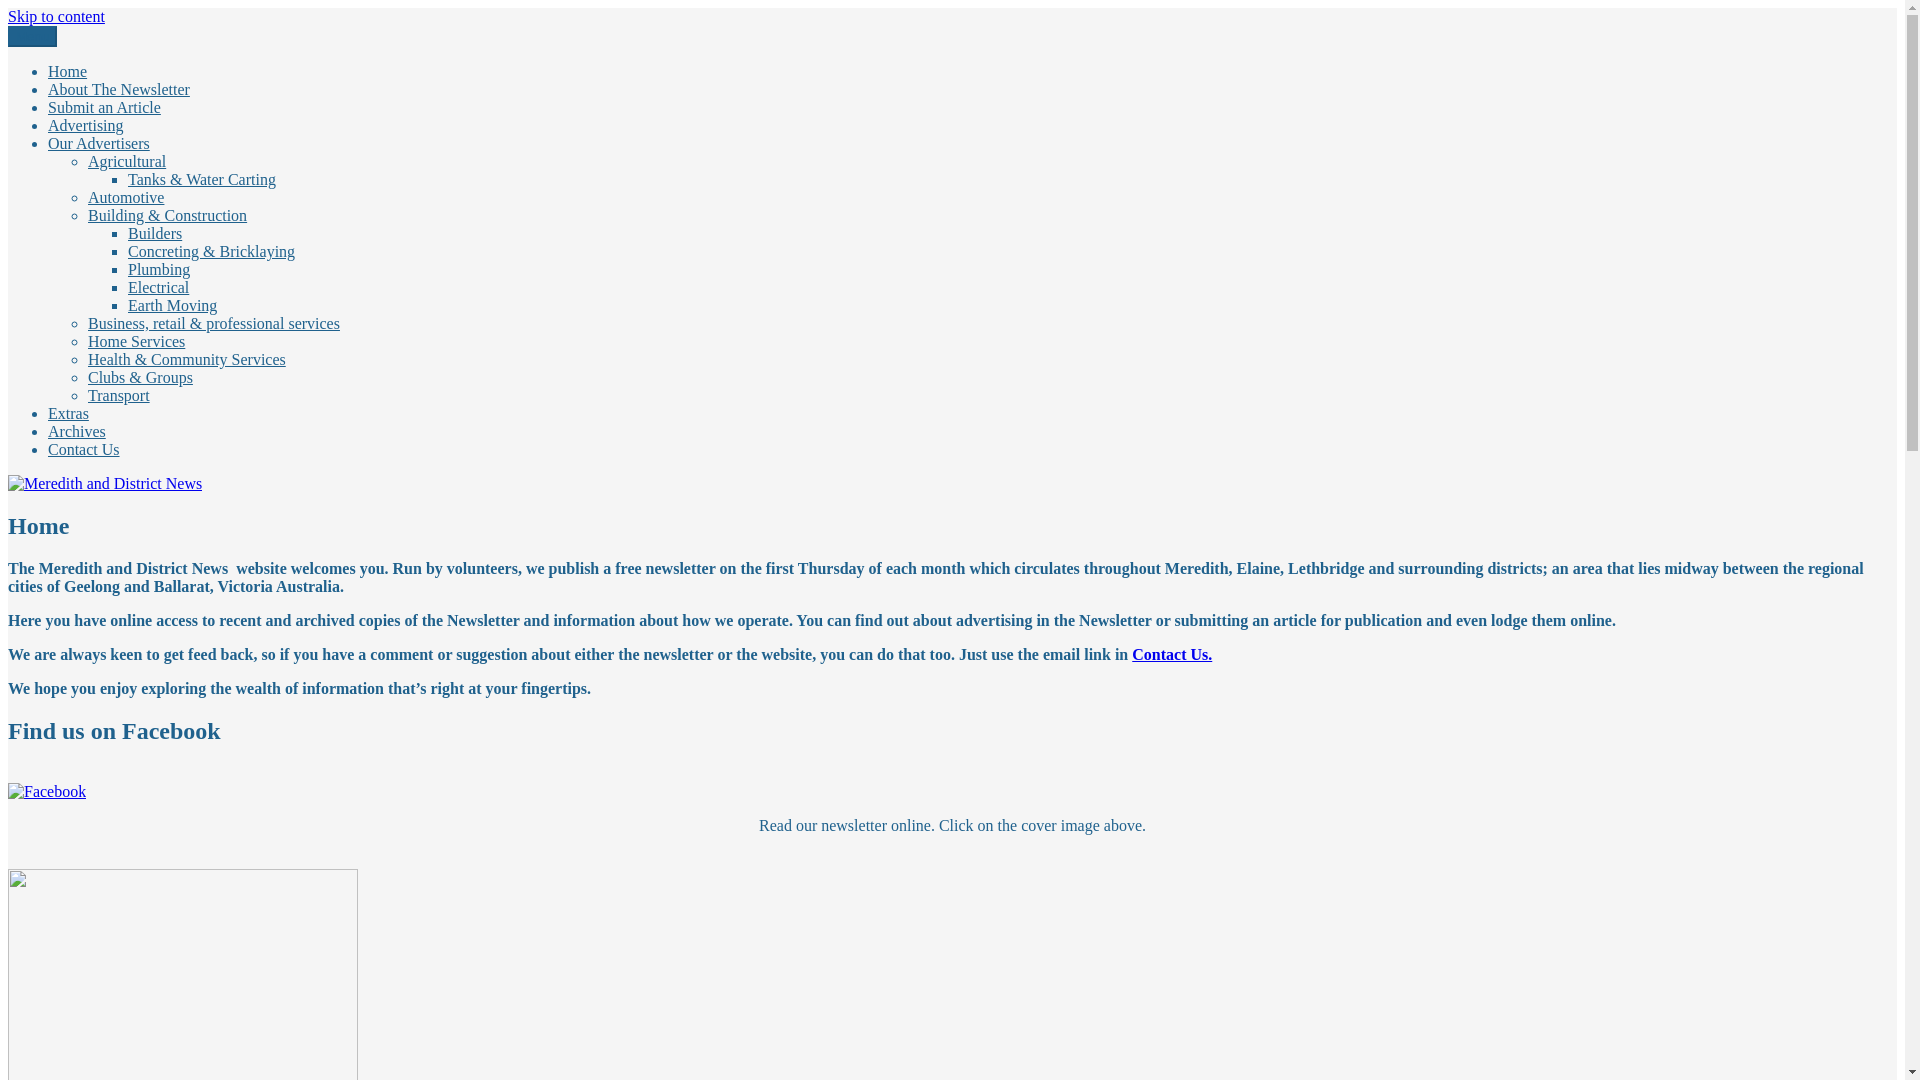 The width and height of the screenshot is (1920, 1080). Describe the element at coordinates (118, 395) in the screenshot. I see `'Transport'` at that location.